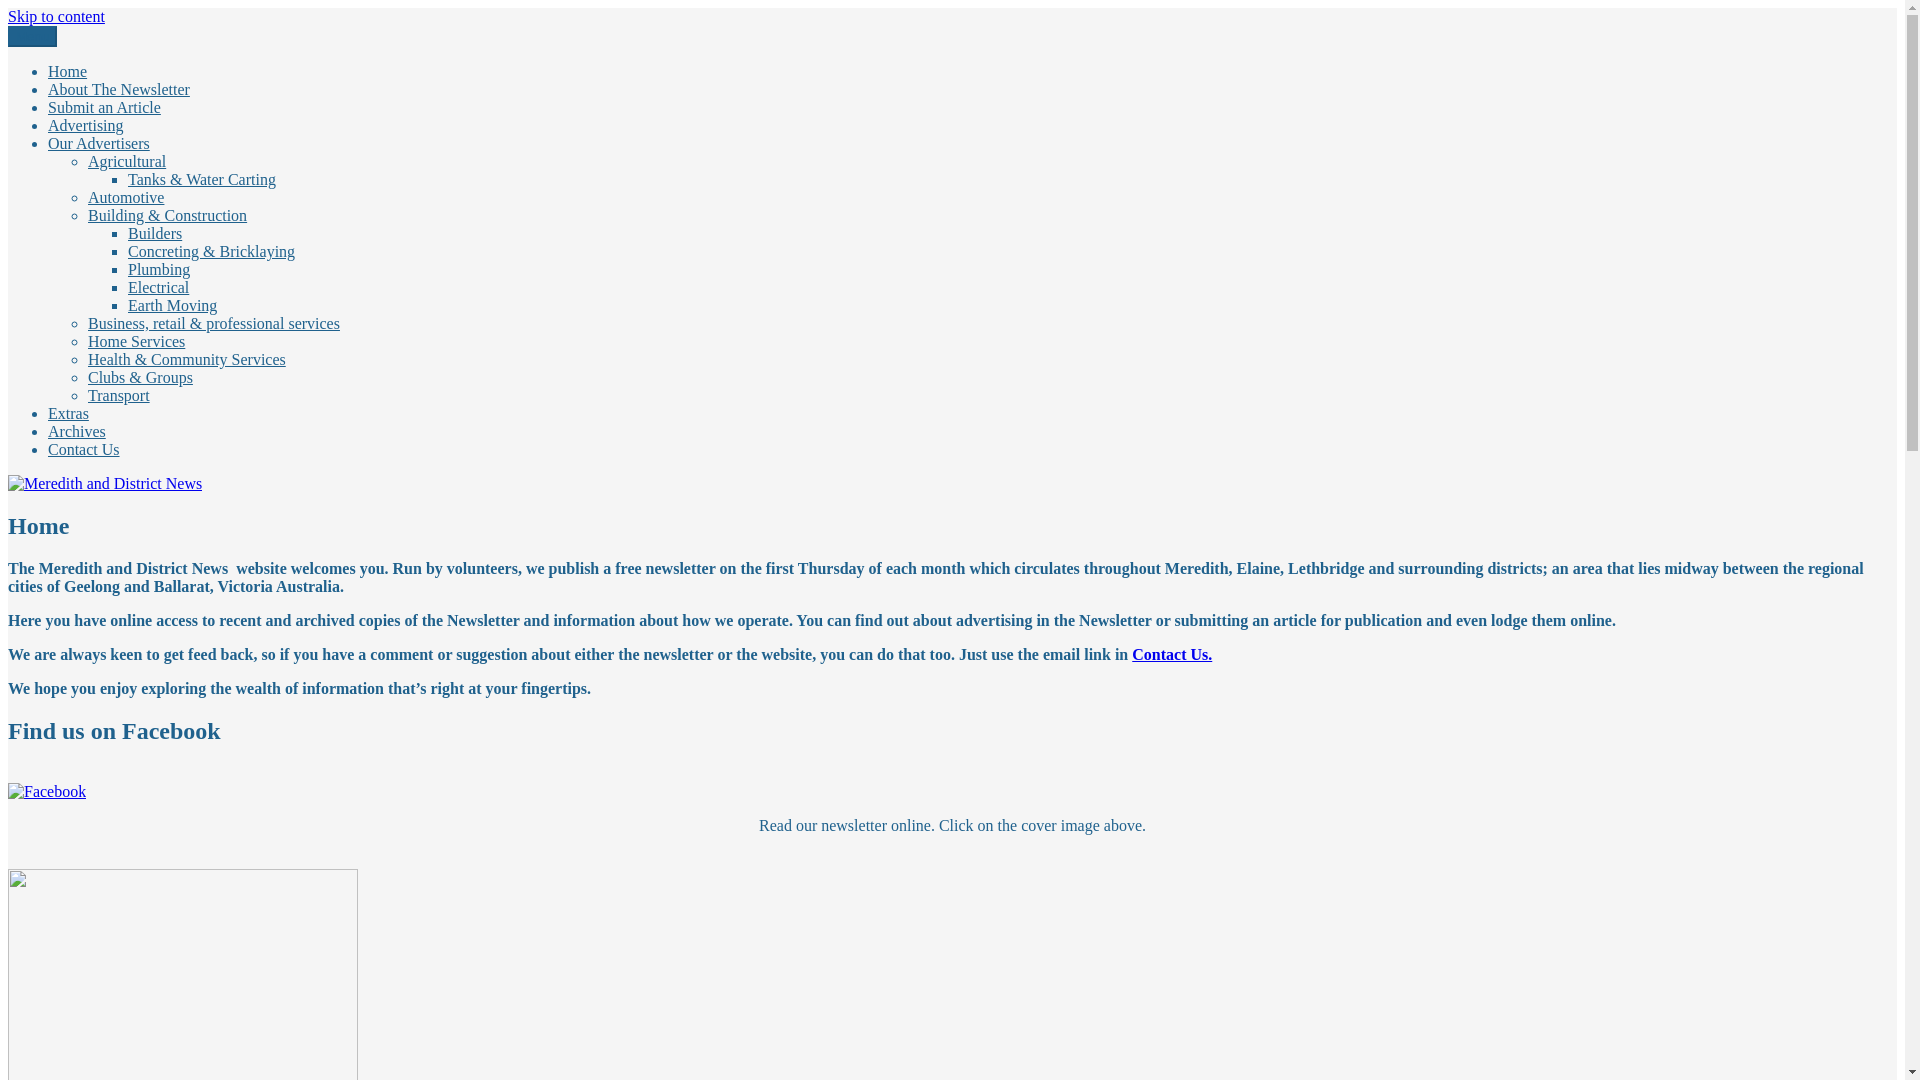 The width and height of the screenshot is (1920, 1080). Describe the element at coordinates (118, 395) in the screenshot. I see `'Transport'` at that location.